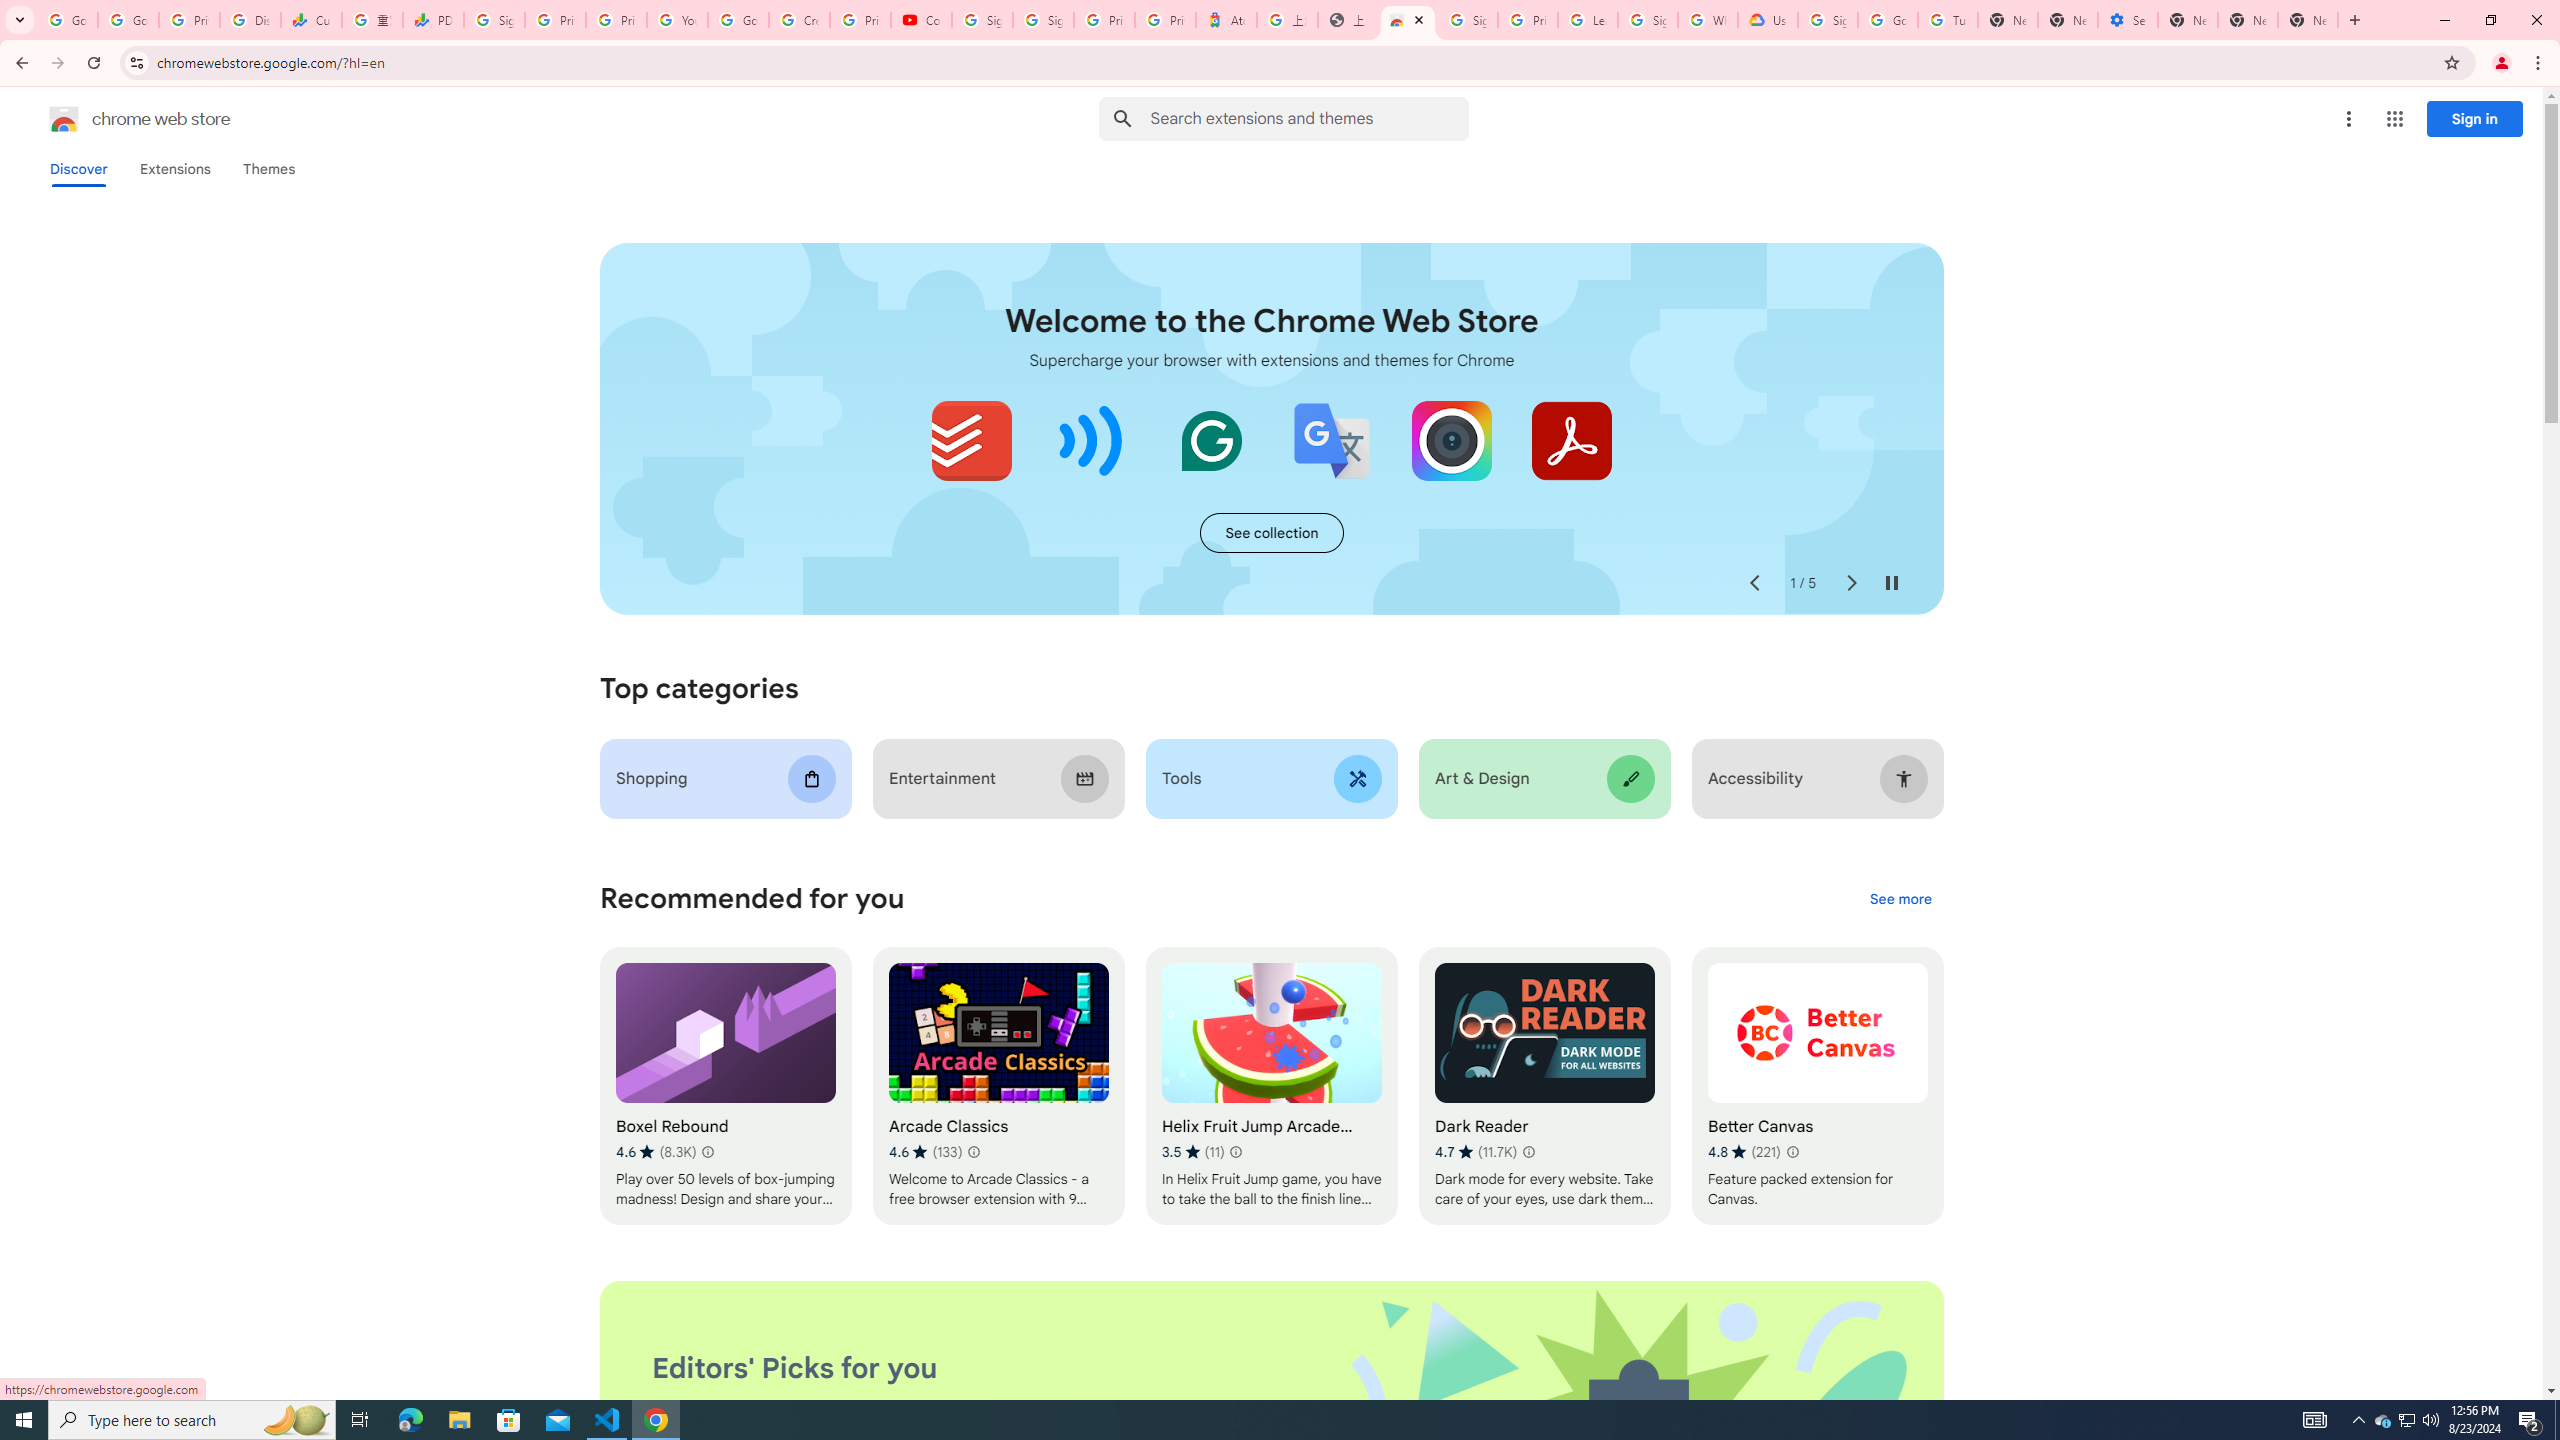 This screenshot has height=1440, width=2560. I want to click on 'Arcade Classics', so click(998, 1085).